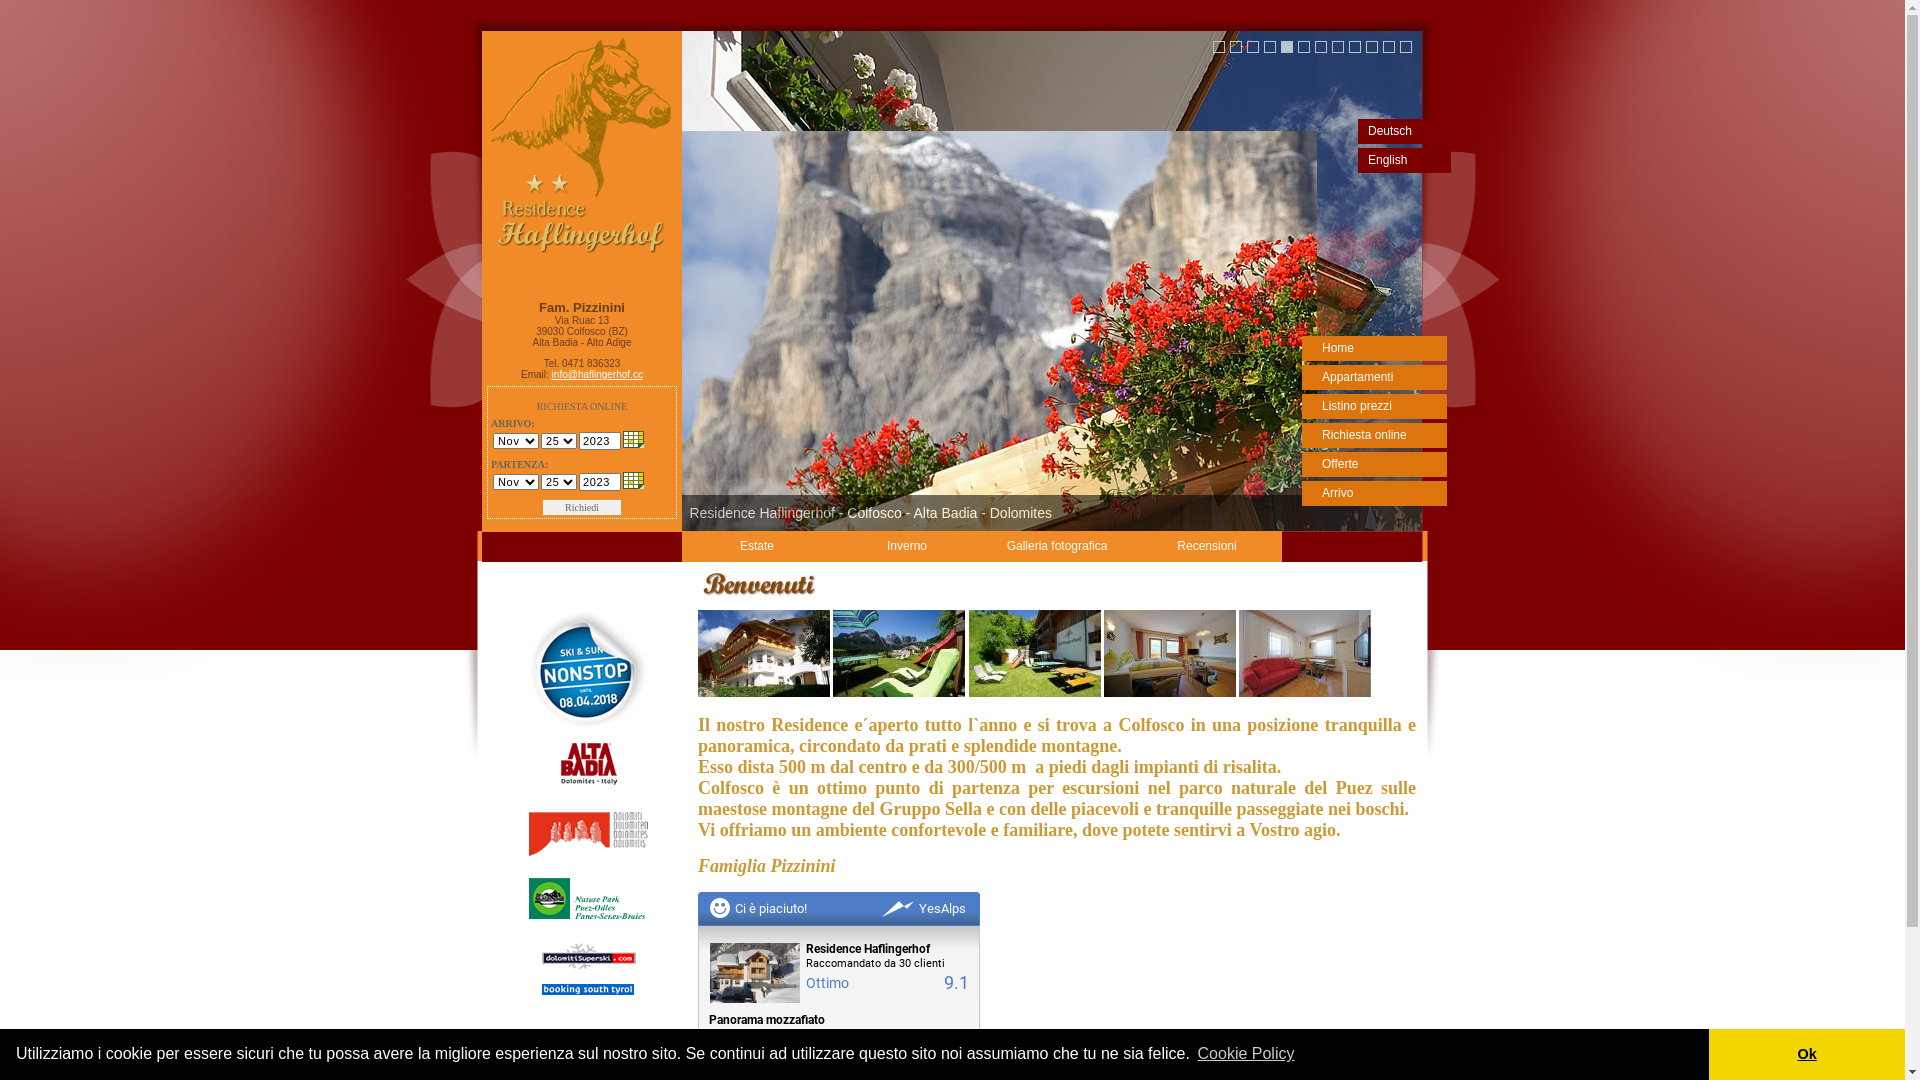  What do you see at coordinates (1358, 131) in the screenshot?
I see `'Deutsch'` at bounding box center [1358, 131].